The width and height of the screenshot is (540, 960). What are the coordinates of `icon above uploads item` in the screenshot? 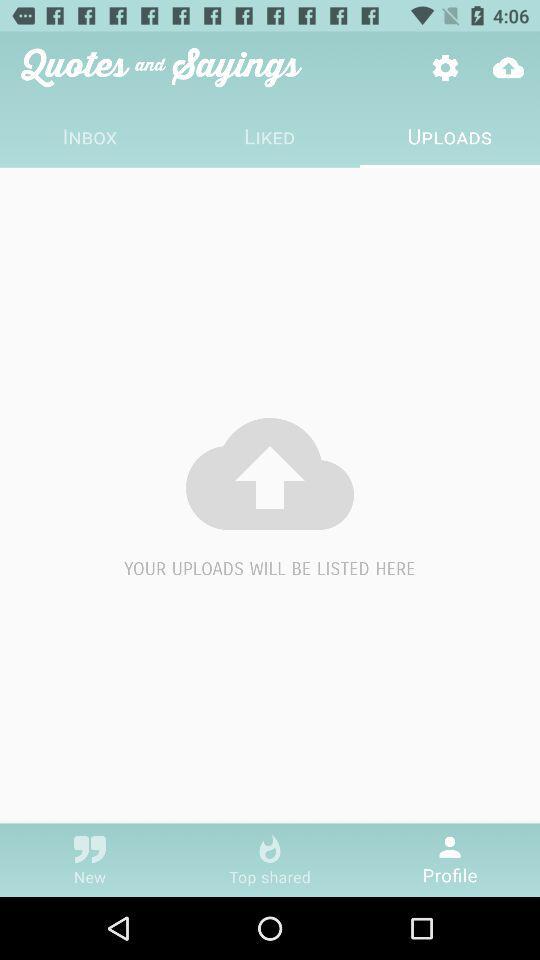 It's located at (508, 67).